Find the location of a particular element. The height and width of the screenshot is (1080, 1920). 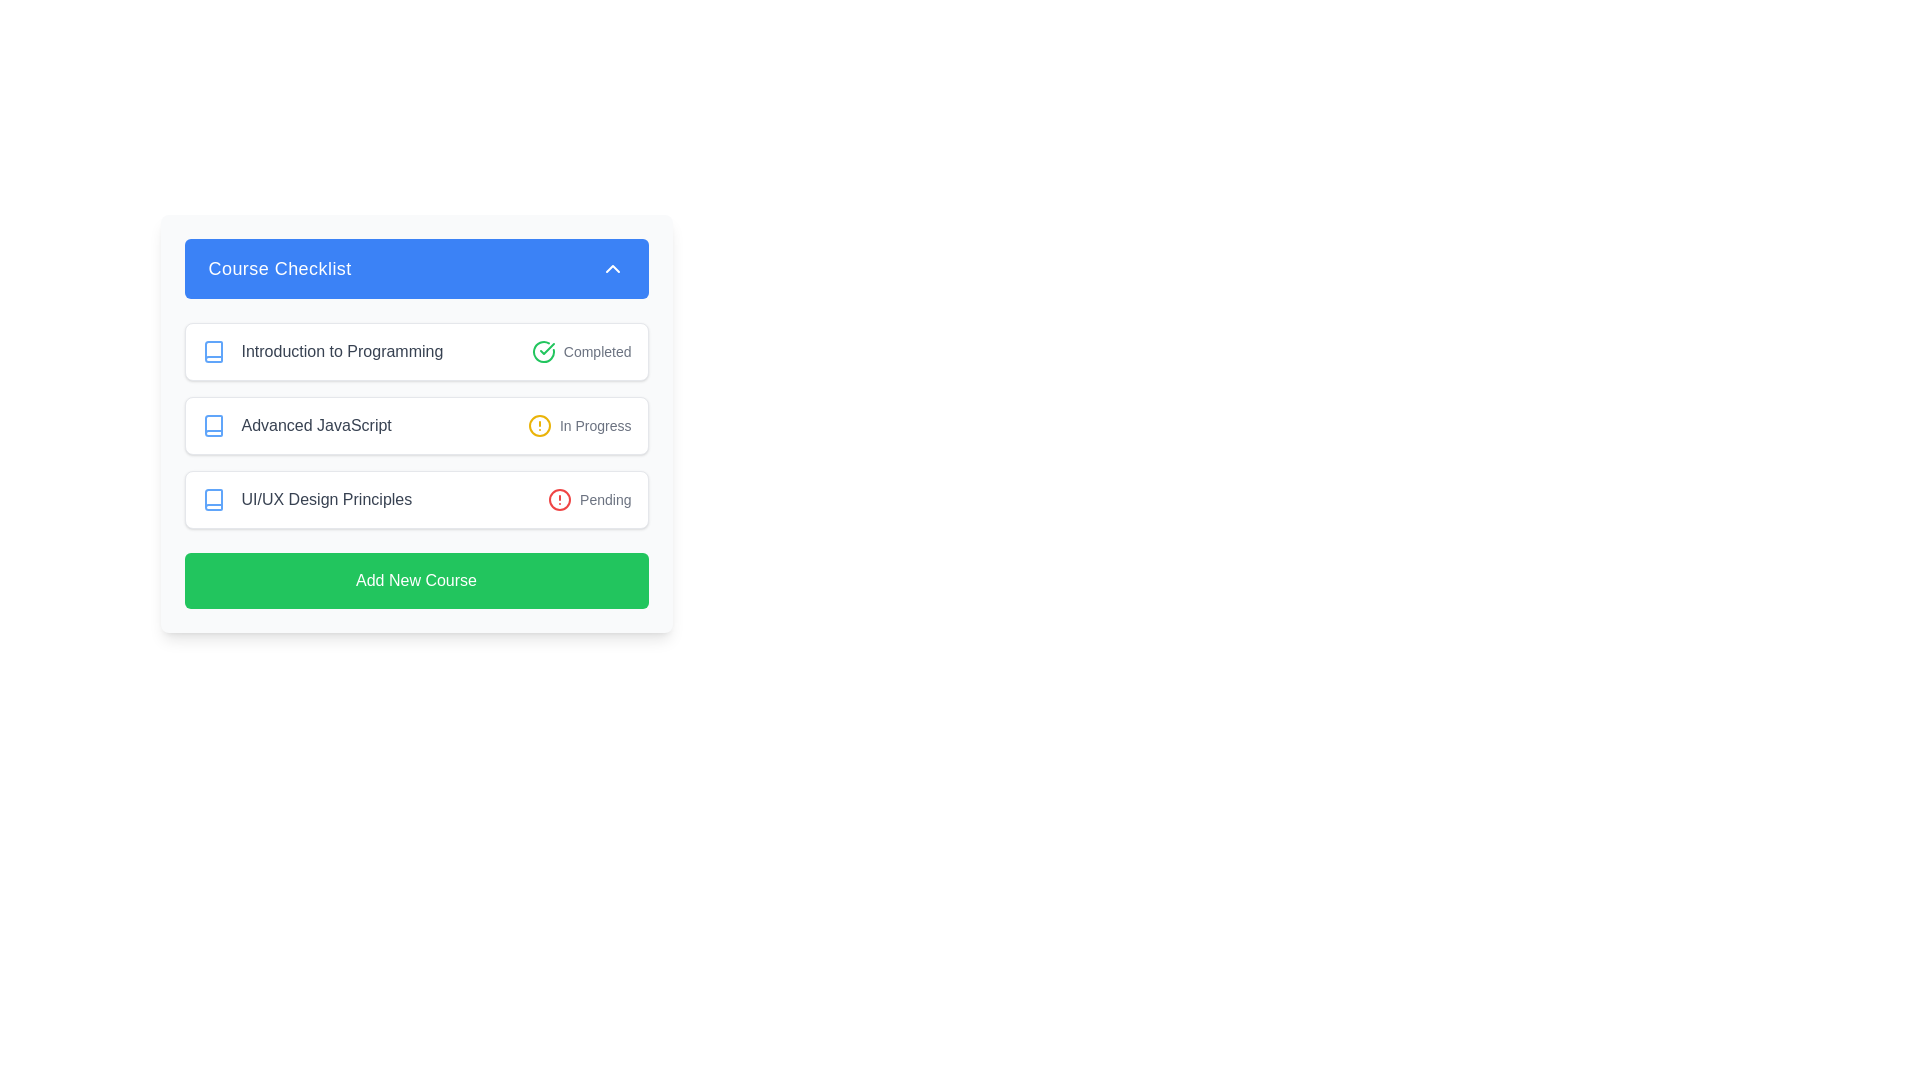

the small, blue-outlined square icon with an open book graphic, located to the left of the text 'Introduction to Programming' in the 'Course Checklist' section is located at coordinates (213, 350).